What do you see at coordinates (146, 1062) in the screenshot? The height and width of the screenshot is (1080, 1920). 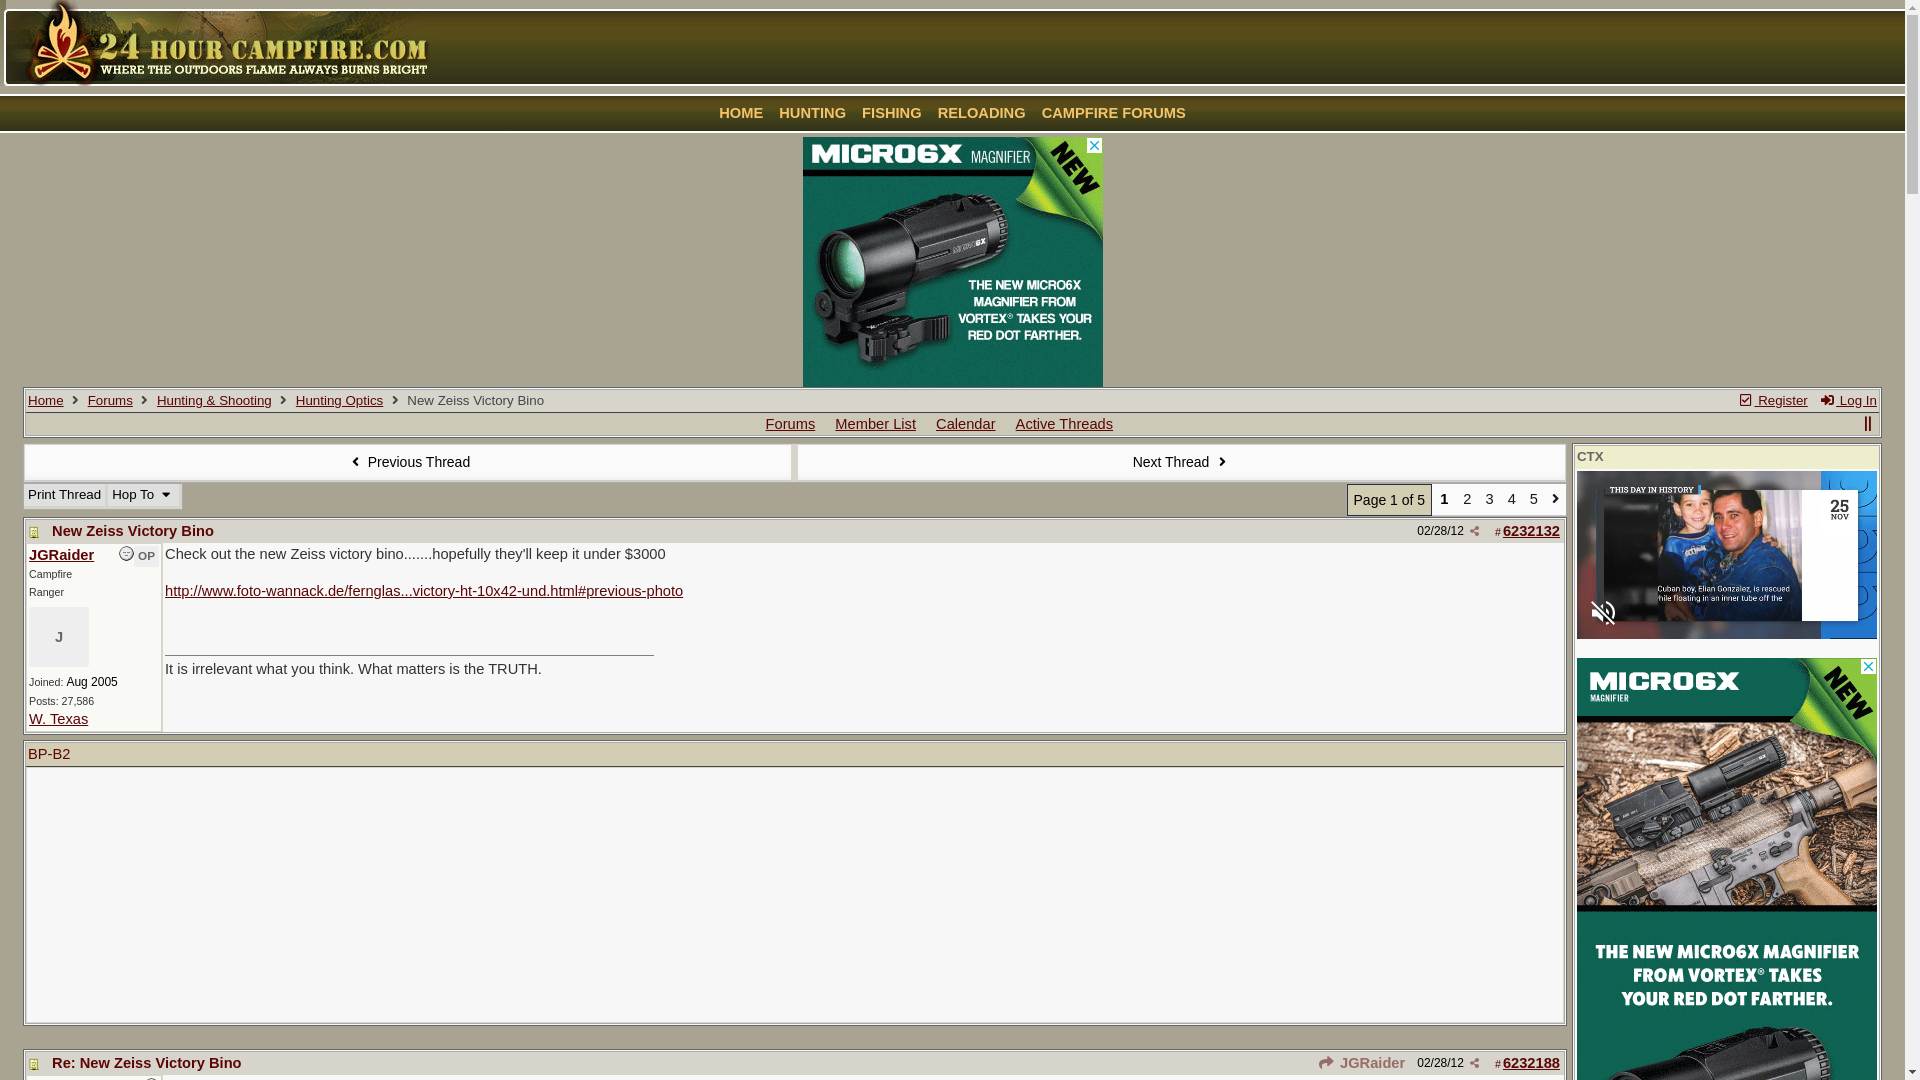 I see `'Re: New Zeiss Victory Bino'` at bounding box center [146, 1062].